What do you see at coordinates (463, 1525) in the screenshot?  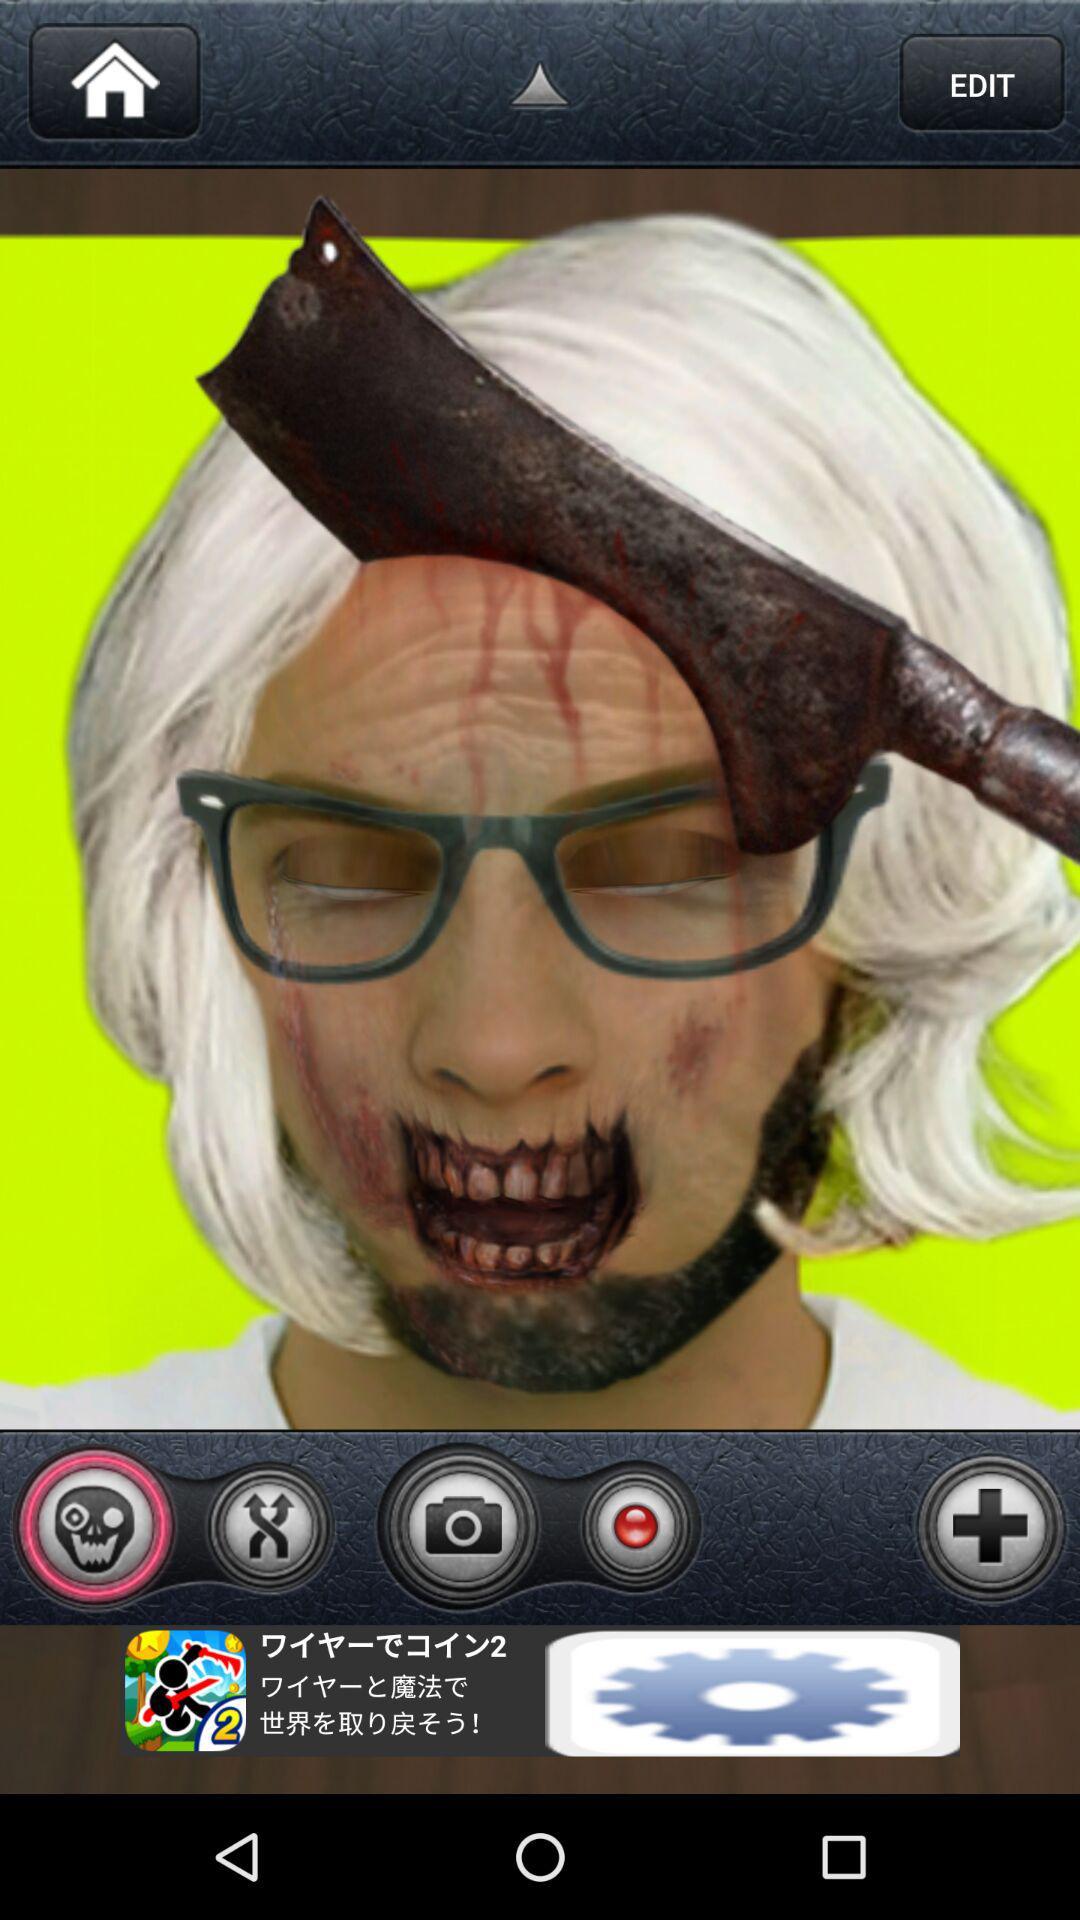 I see `take photo` at bounding box center [463, 1525].